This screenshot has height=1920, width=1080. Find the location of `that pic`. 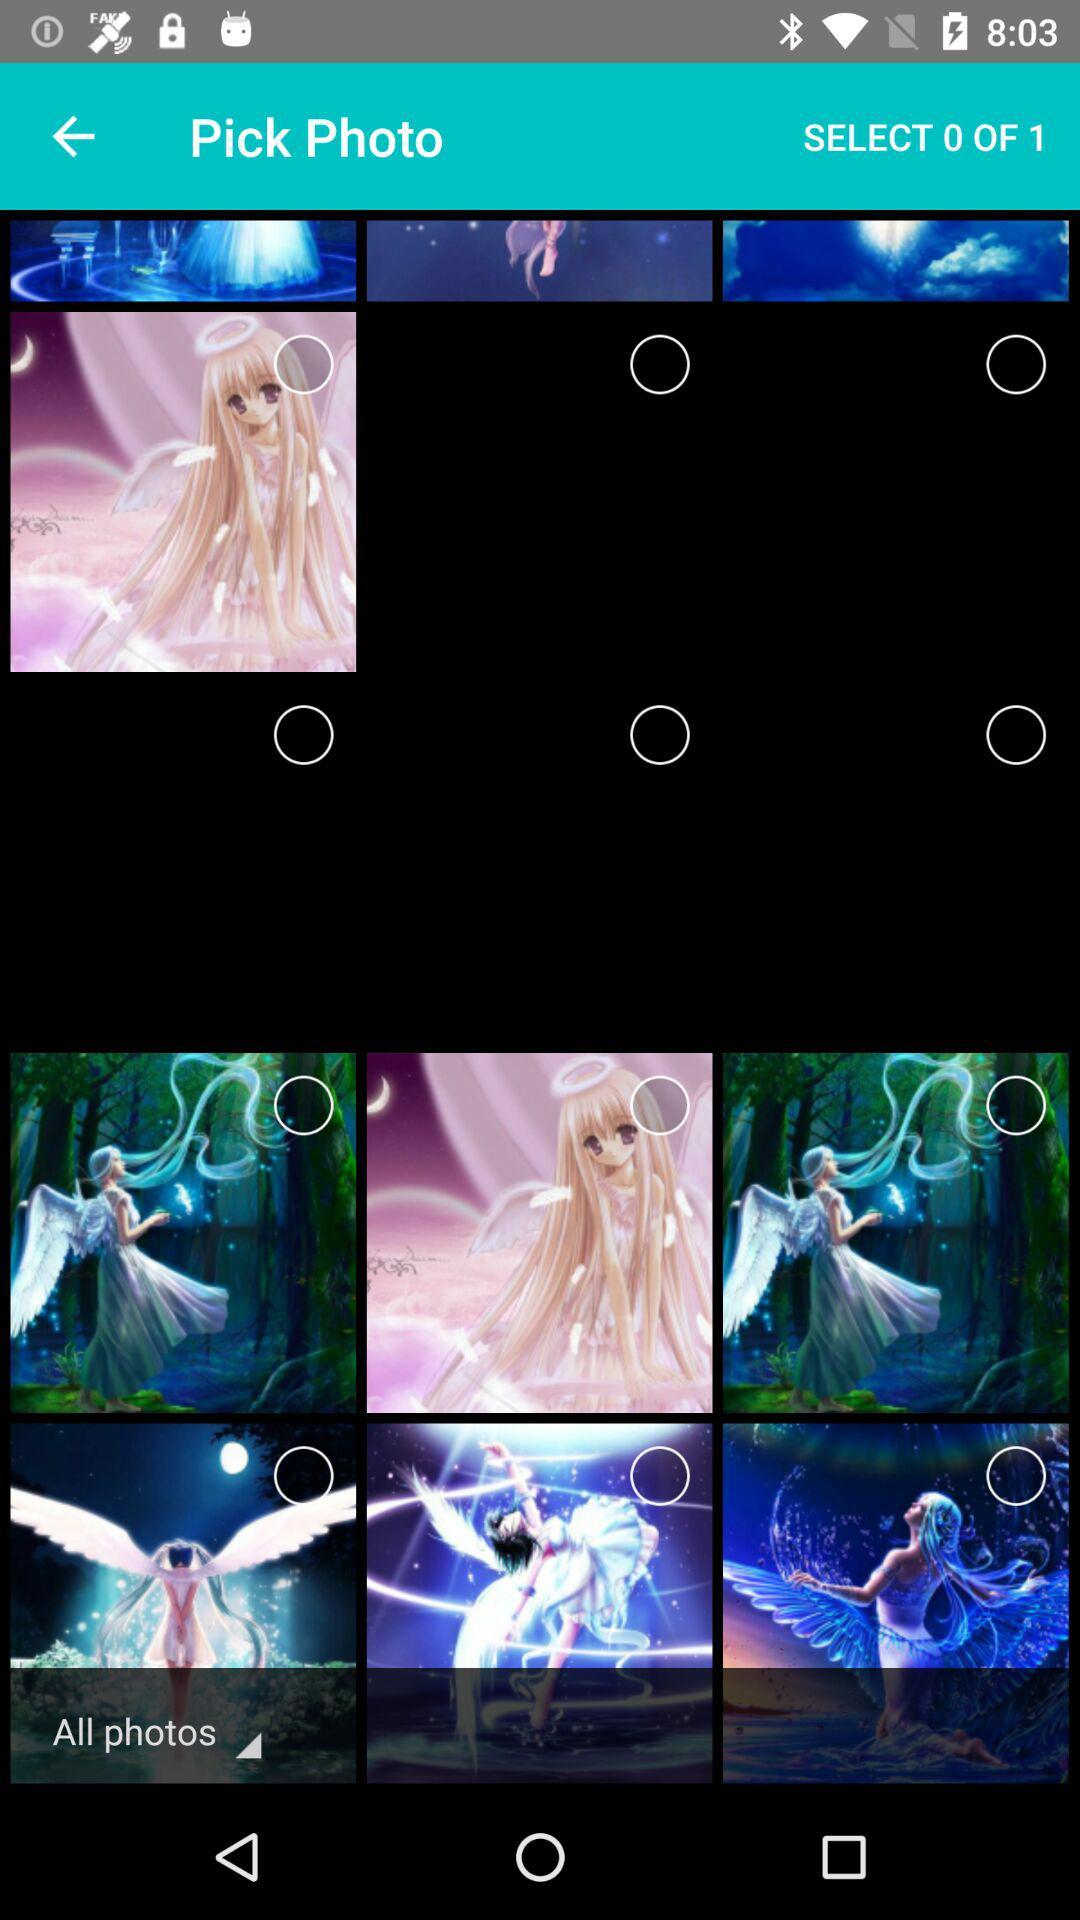

that pic is located at coordinates (659, 733).